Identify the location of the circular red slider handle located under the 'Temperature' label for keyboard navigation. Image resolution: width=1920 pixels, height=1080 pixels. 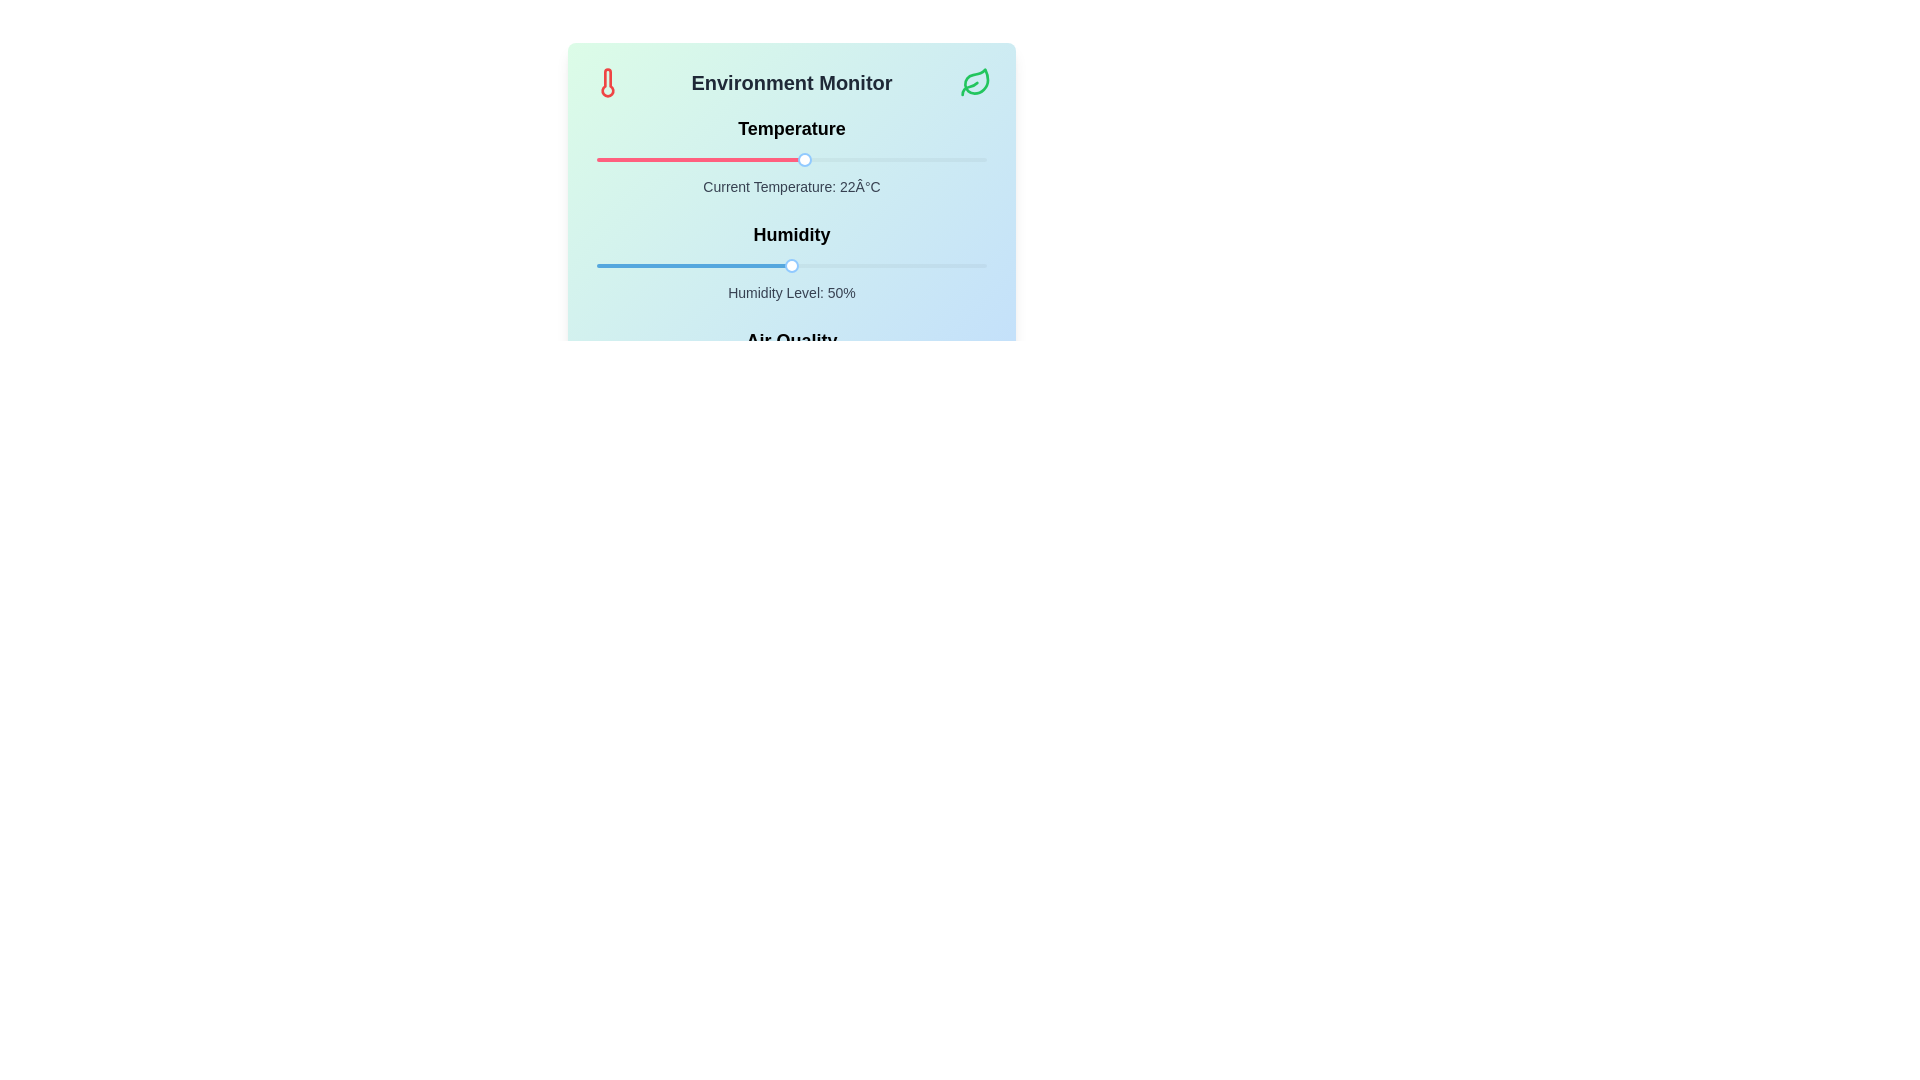
(805, 158).